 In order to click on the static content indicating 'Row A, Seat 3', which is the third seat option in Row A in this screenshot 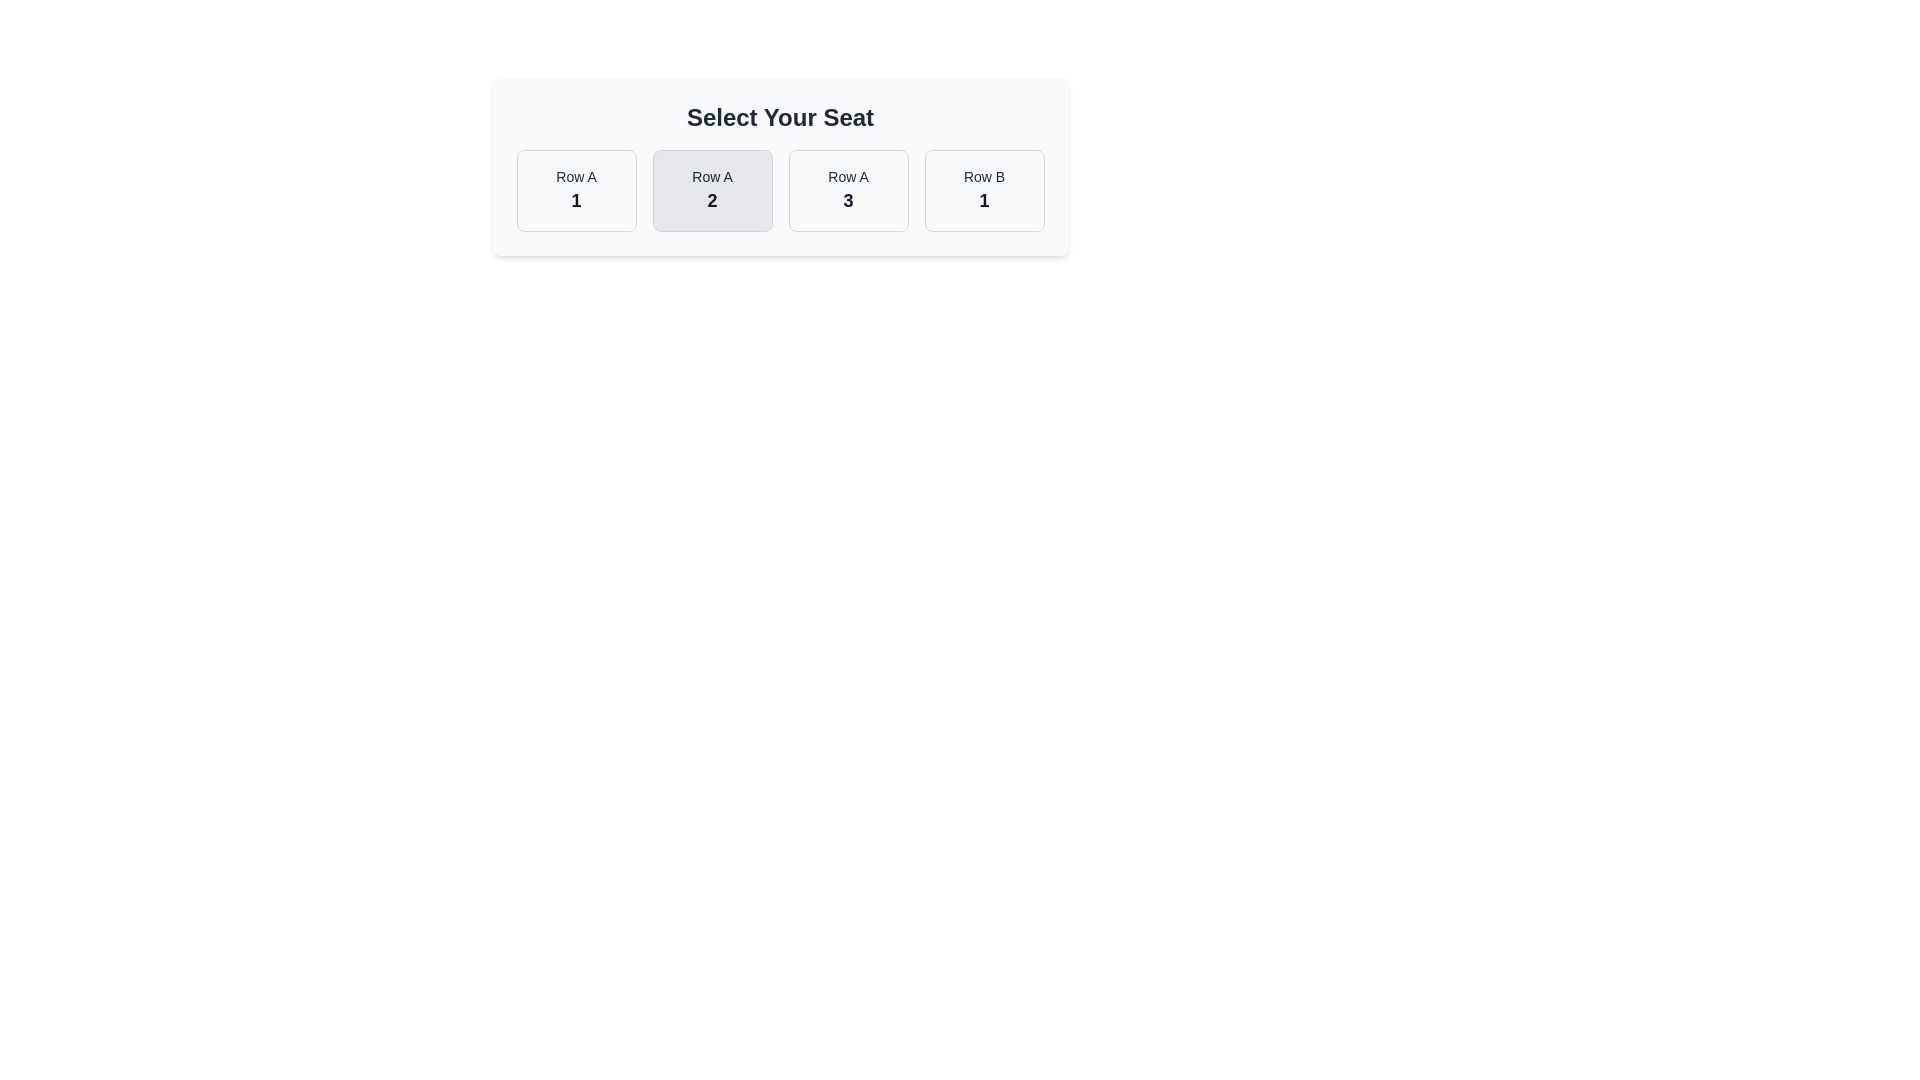, I will do `click(848, 191)`.